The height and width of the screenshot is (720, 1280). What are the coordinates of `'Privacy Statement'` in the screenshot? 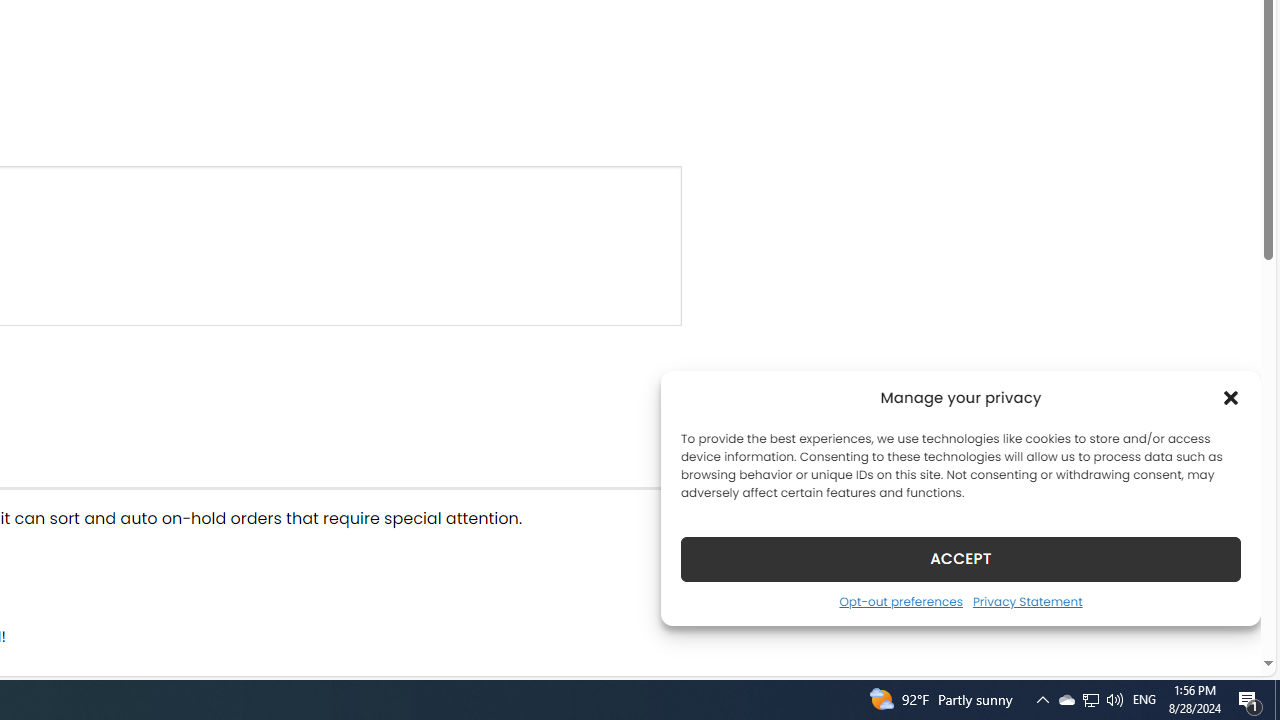 It's located at (1027, 600).